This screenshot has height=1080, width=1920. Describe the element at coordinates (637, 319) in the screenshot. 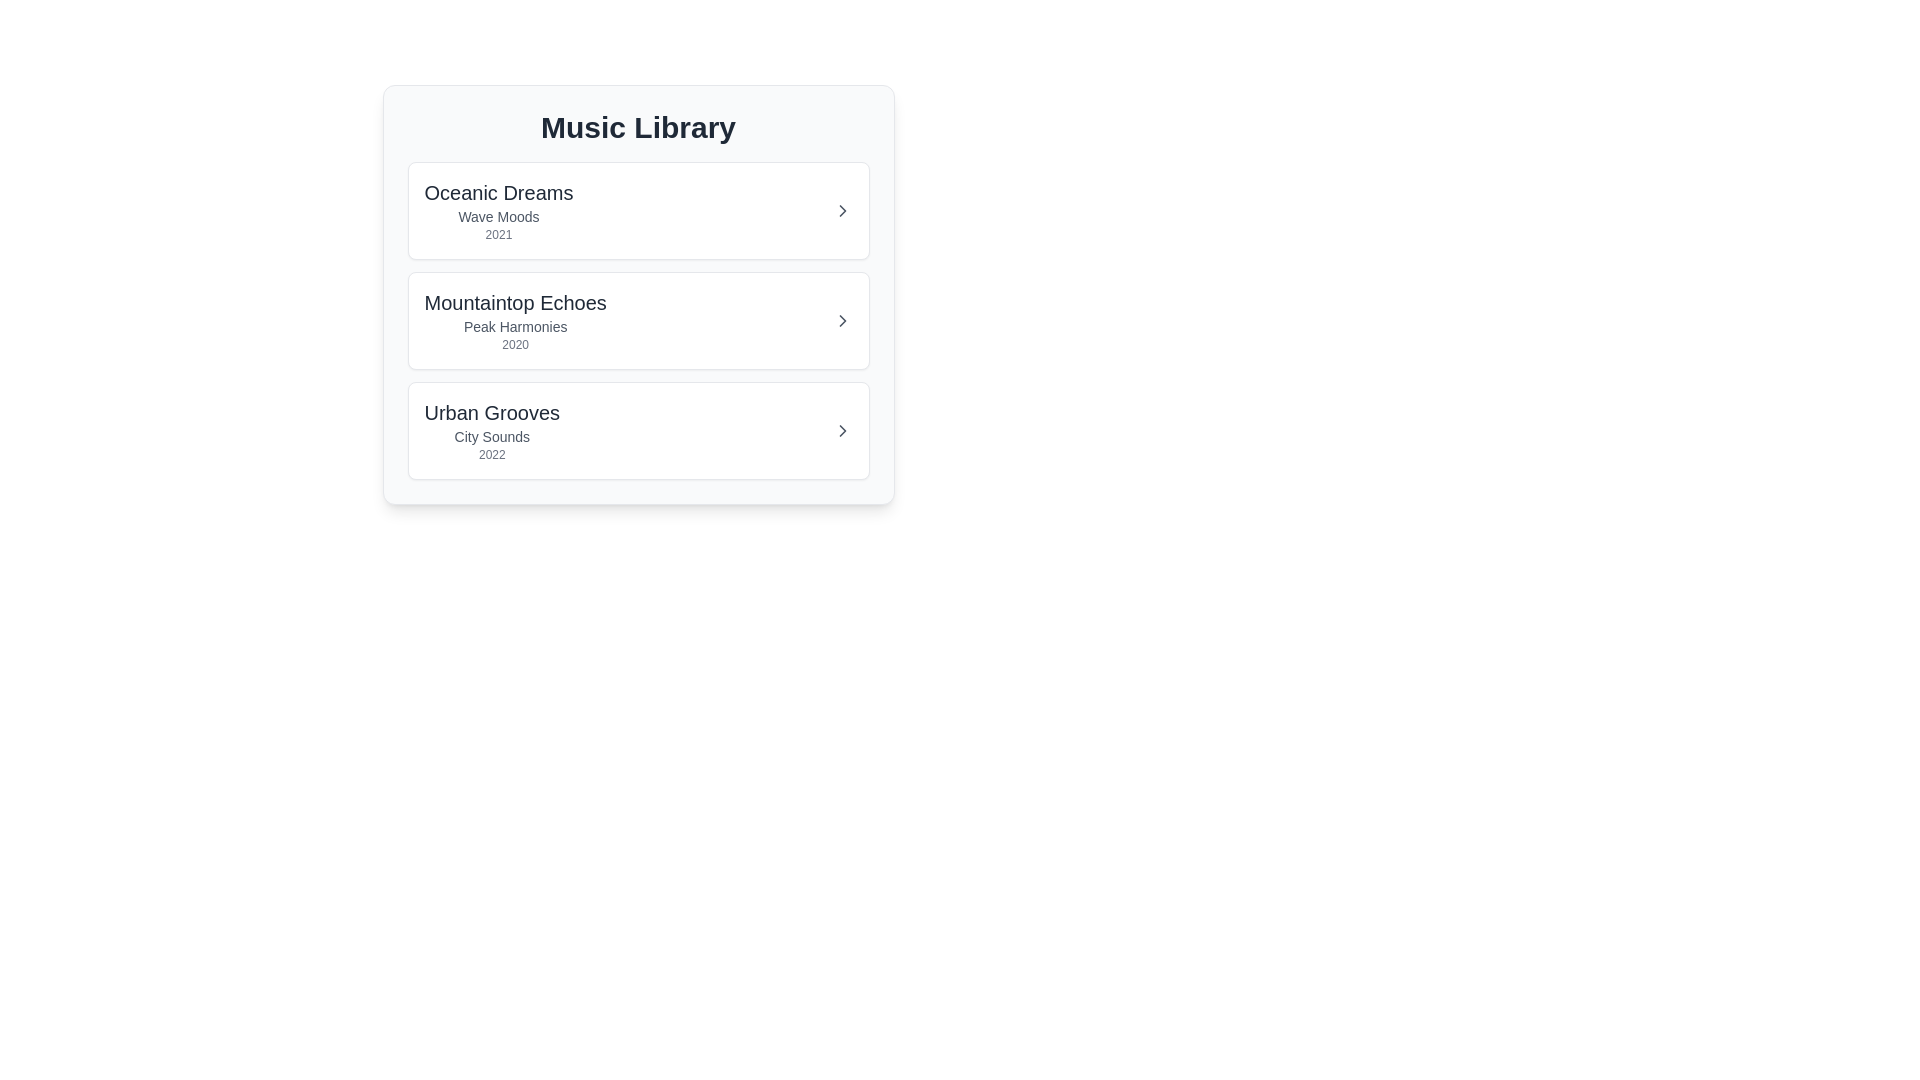

I see `the album item corresponding to Mountaintop Echoes` at that location.